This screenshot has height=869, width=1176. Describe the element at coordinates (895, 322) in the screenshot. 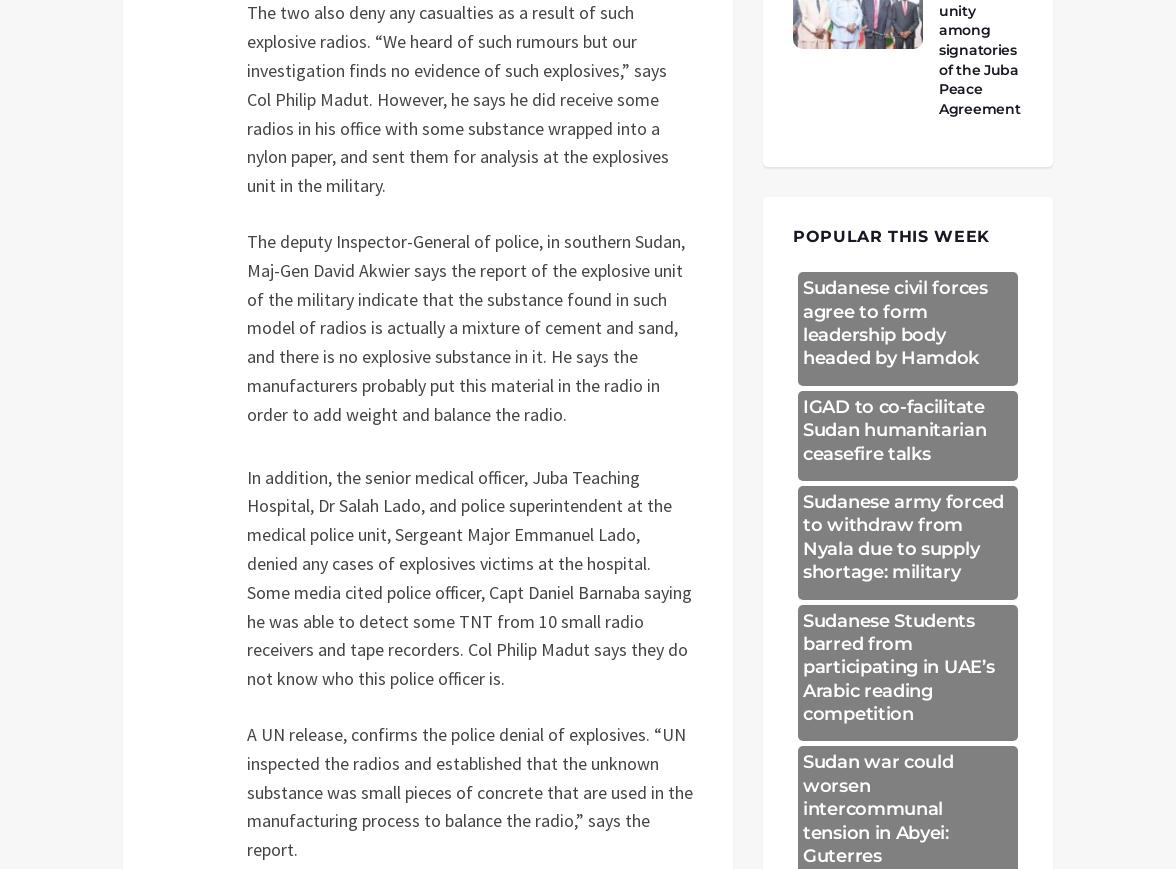

I see `'Sudanese civil forces agree to form leadership body headed by Hamdok'` at that location.